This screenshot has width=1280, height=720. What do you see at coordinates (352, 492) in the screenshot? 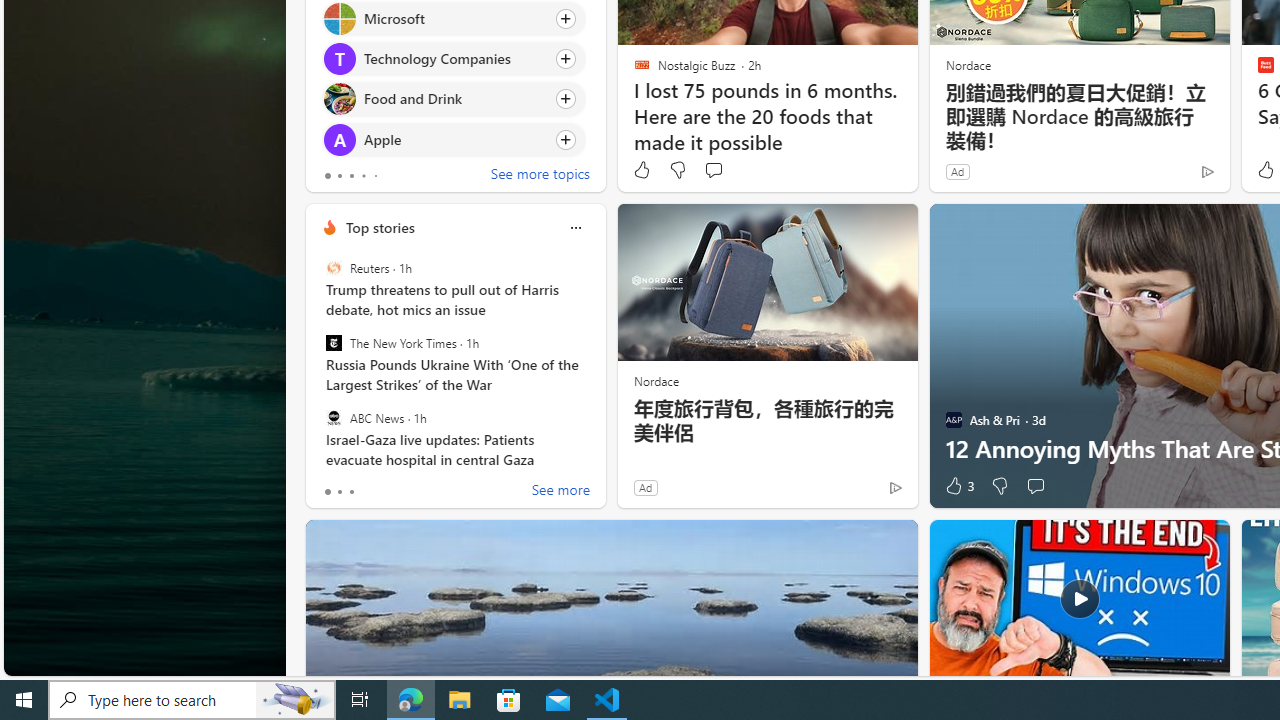
I see `'tab-2'` at bounding box center [352, 492].